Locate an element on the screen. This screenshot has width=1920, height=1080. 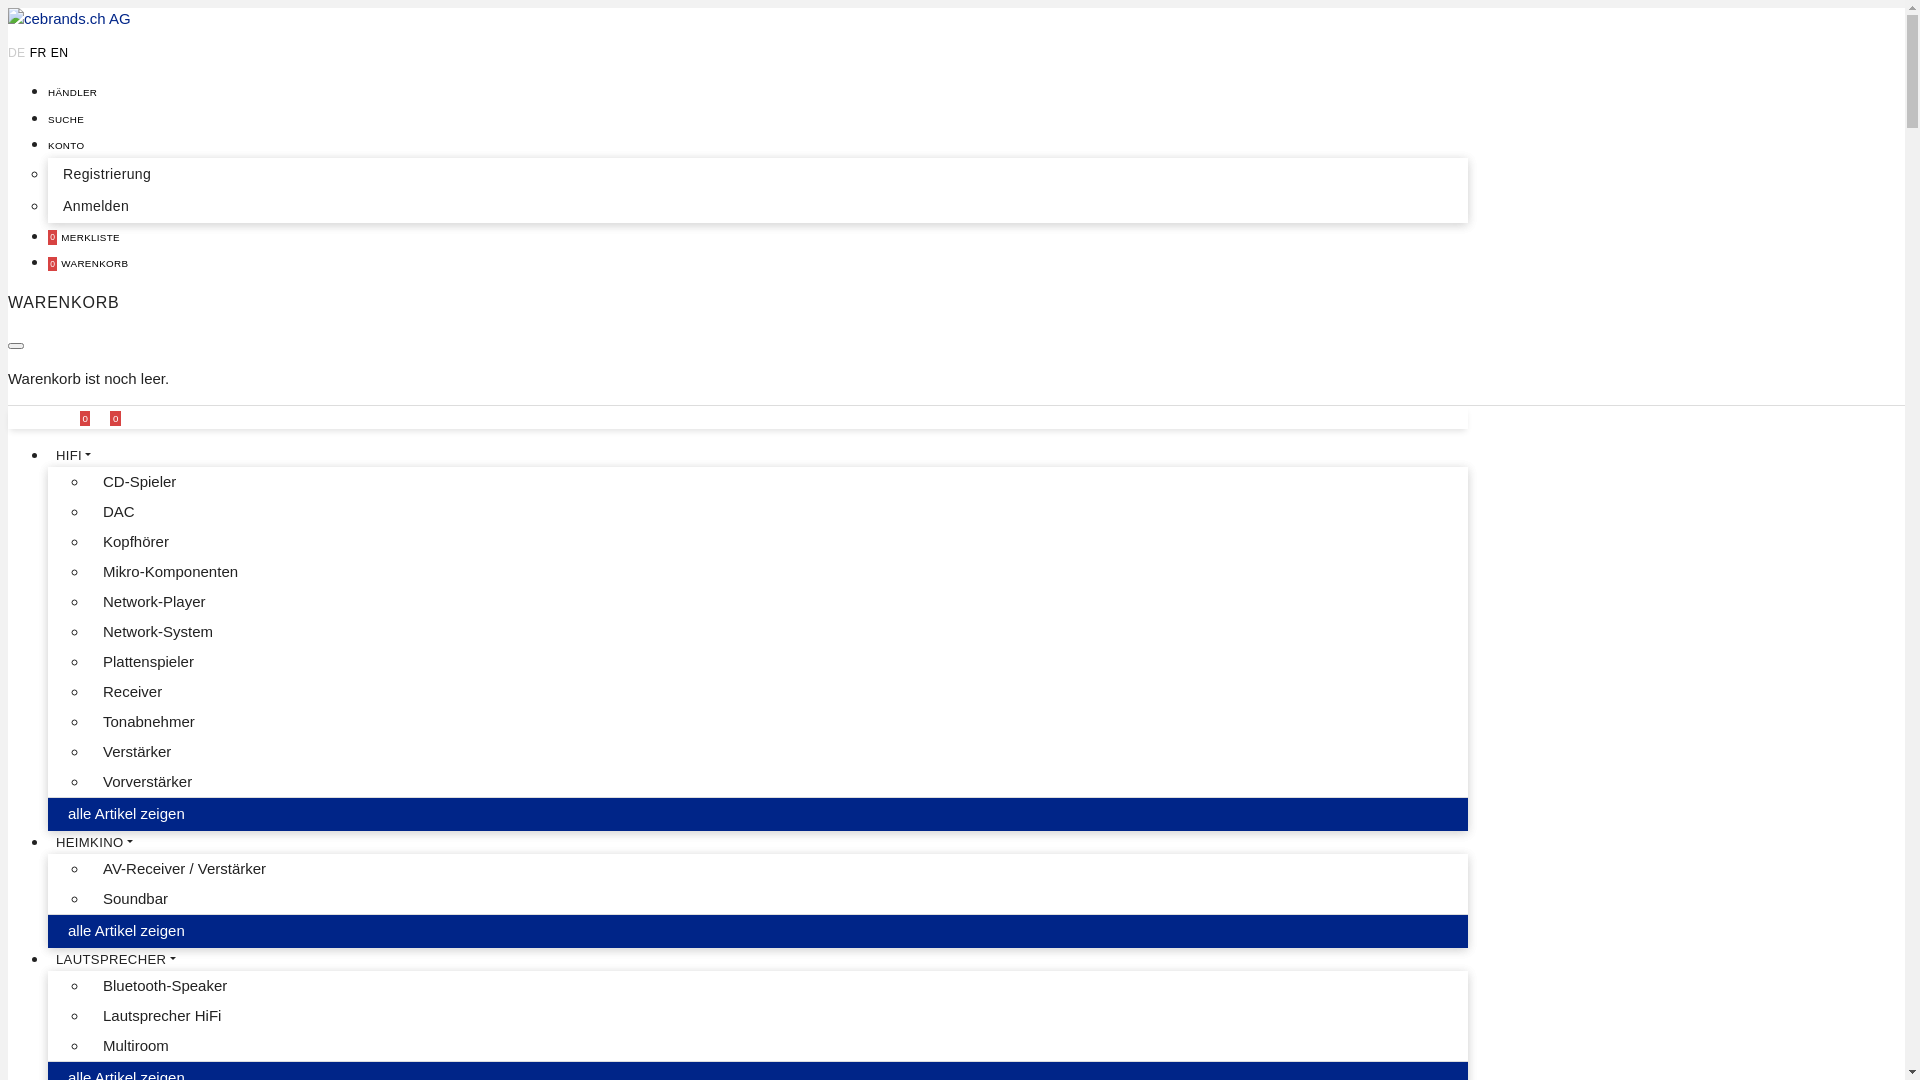
'HIFI' is located at coordinates (48, 455).